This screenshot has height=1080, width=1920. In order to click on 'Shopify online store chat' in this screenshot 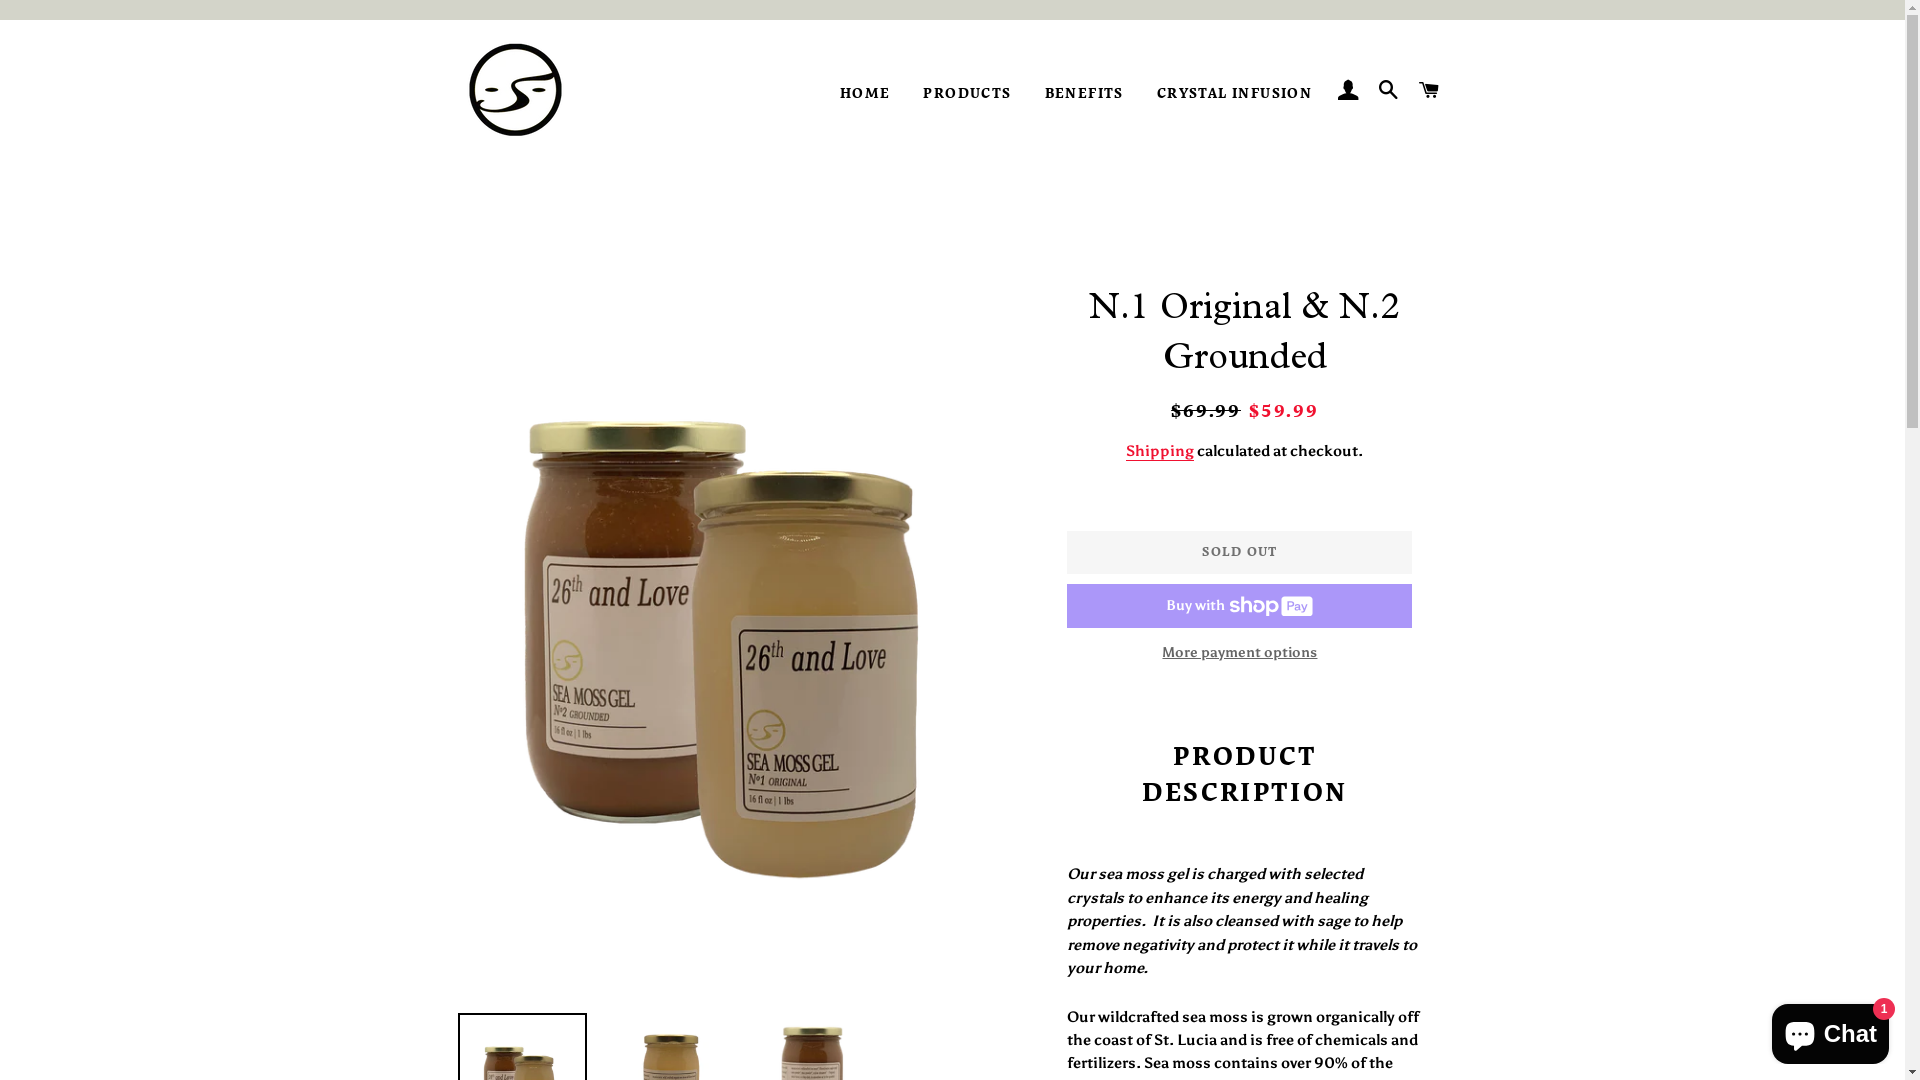, I will do `click(1830, 1029)`.